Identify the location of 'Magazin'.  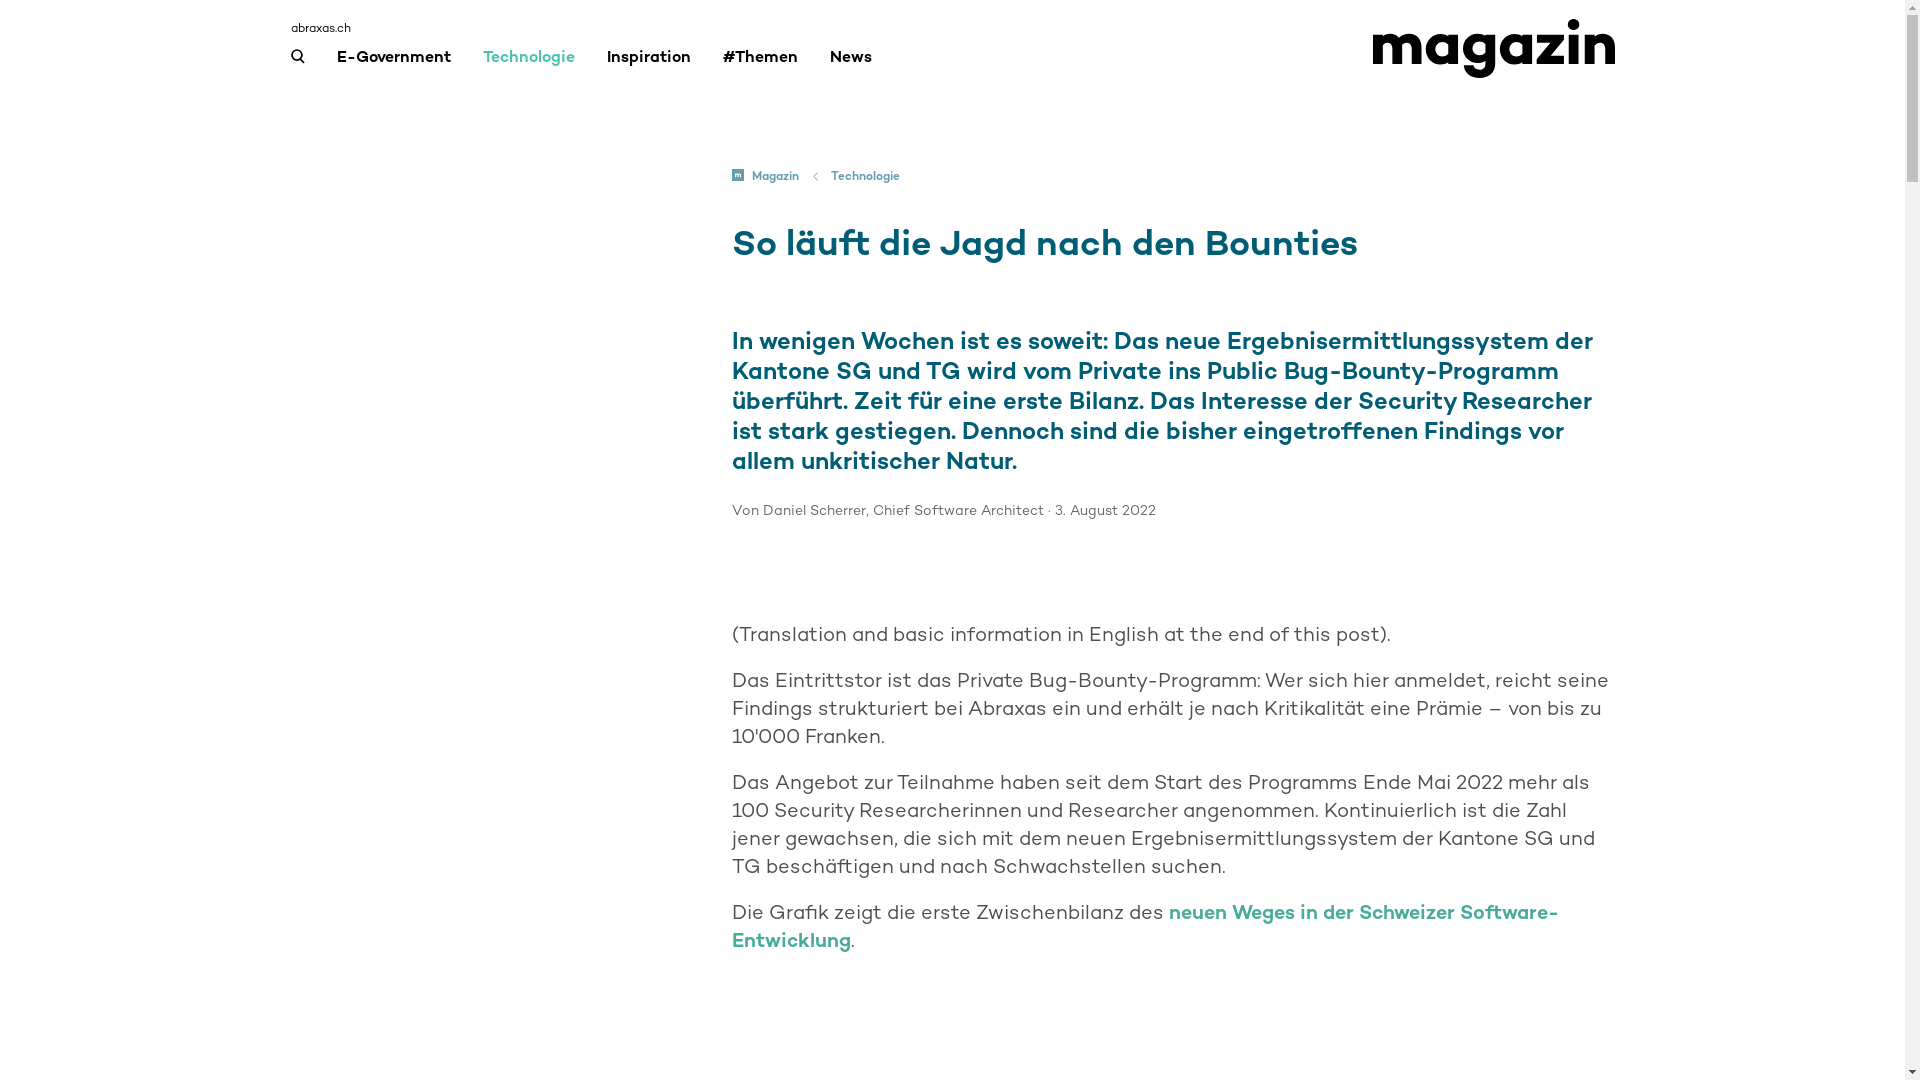
(764, 175).